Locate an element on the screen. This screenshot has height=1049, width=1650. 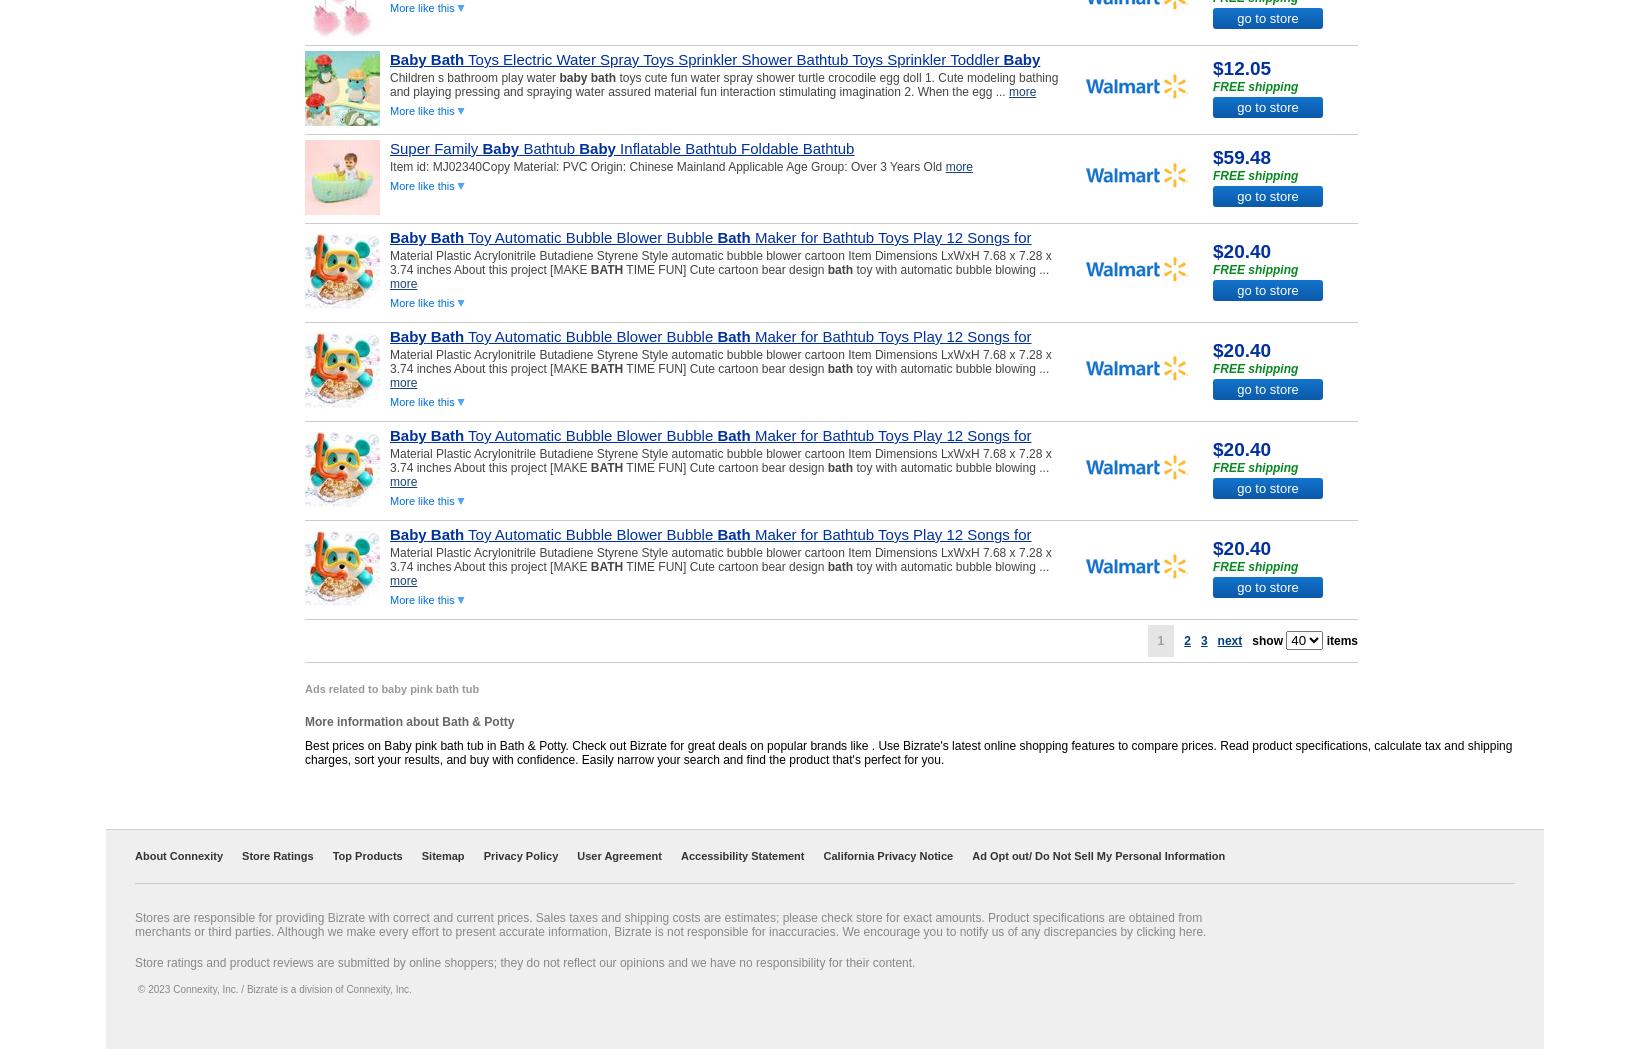
'California Privacy Notice' is located at coordinates (888, 855).